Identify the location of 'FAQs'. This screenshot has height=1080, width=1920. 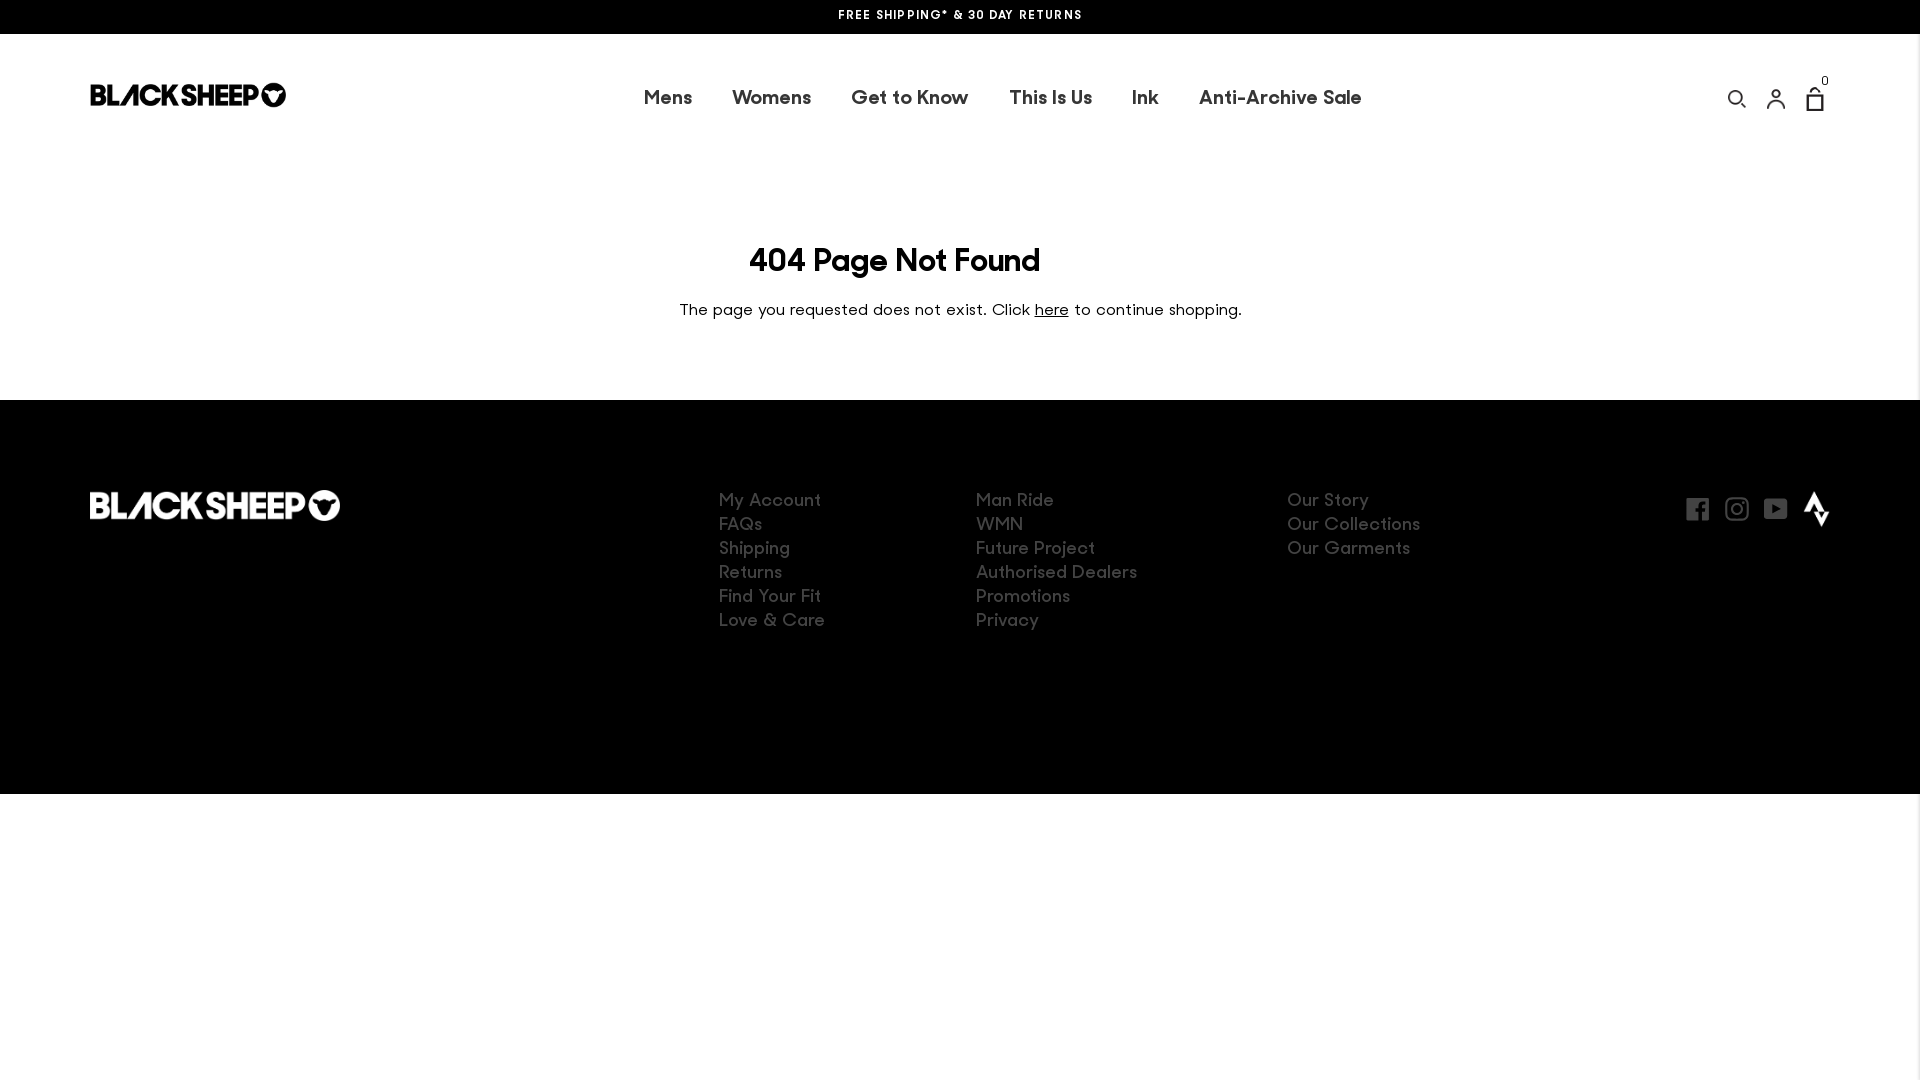
(739, 524).